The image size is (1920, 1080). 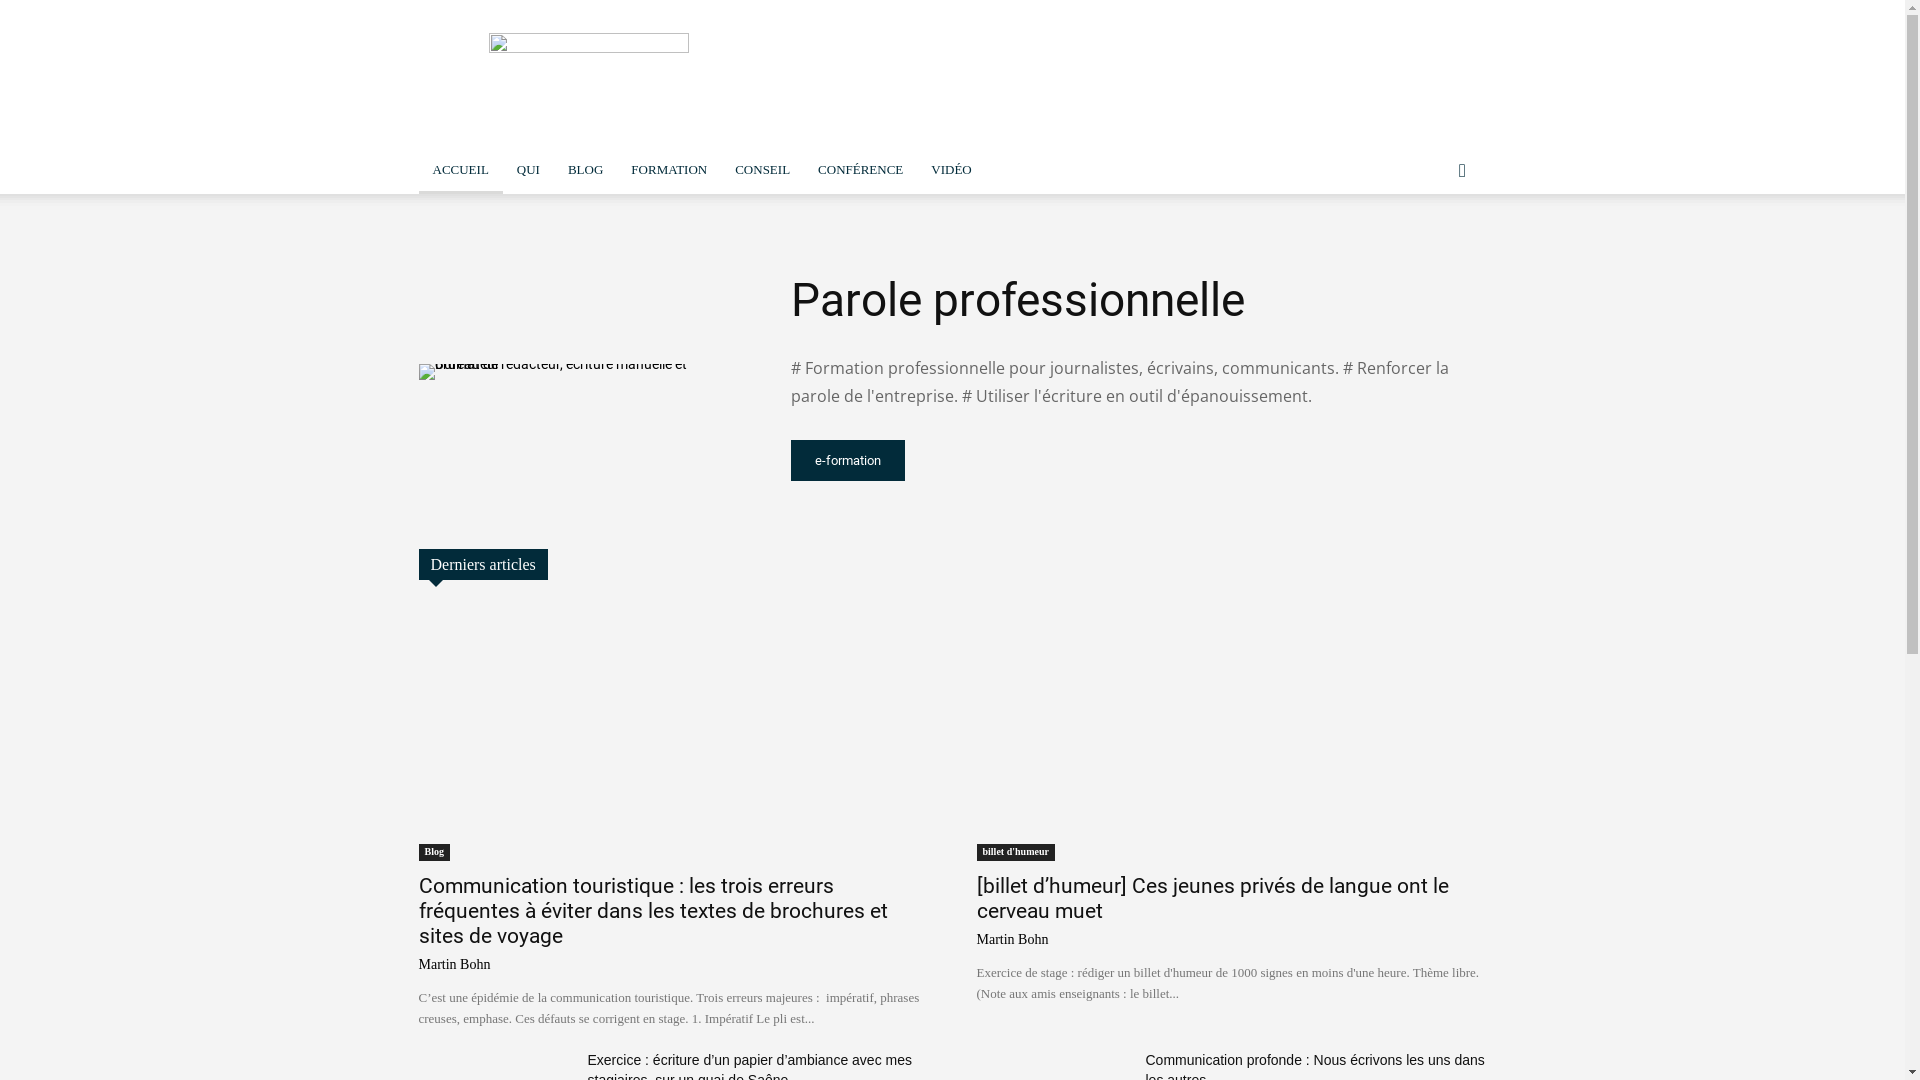 I want to click on 'QUI', so click(x=528, y=168).